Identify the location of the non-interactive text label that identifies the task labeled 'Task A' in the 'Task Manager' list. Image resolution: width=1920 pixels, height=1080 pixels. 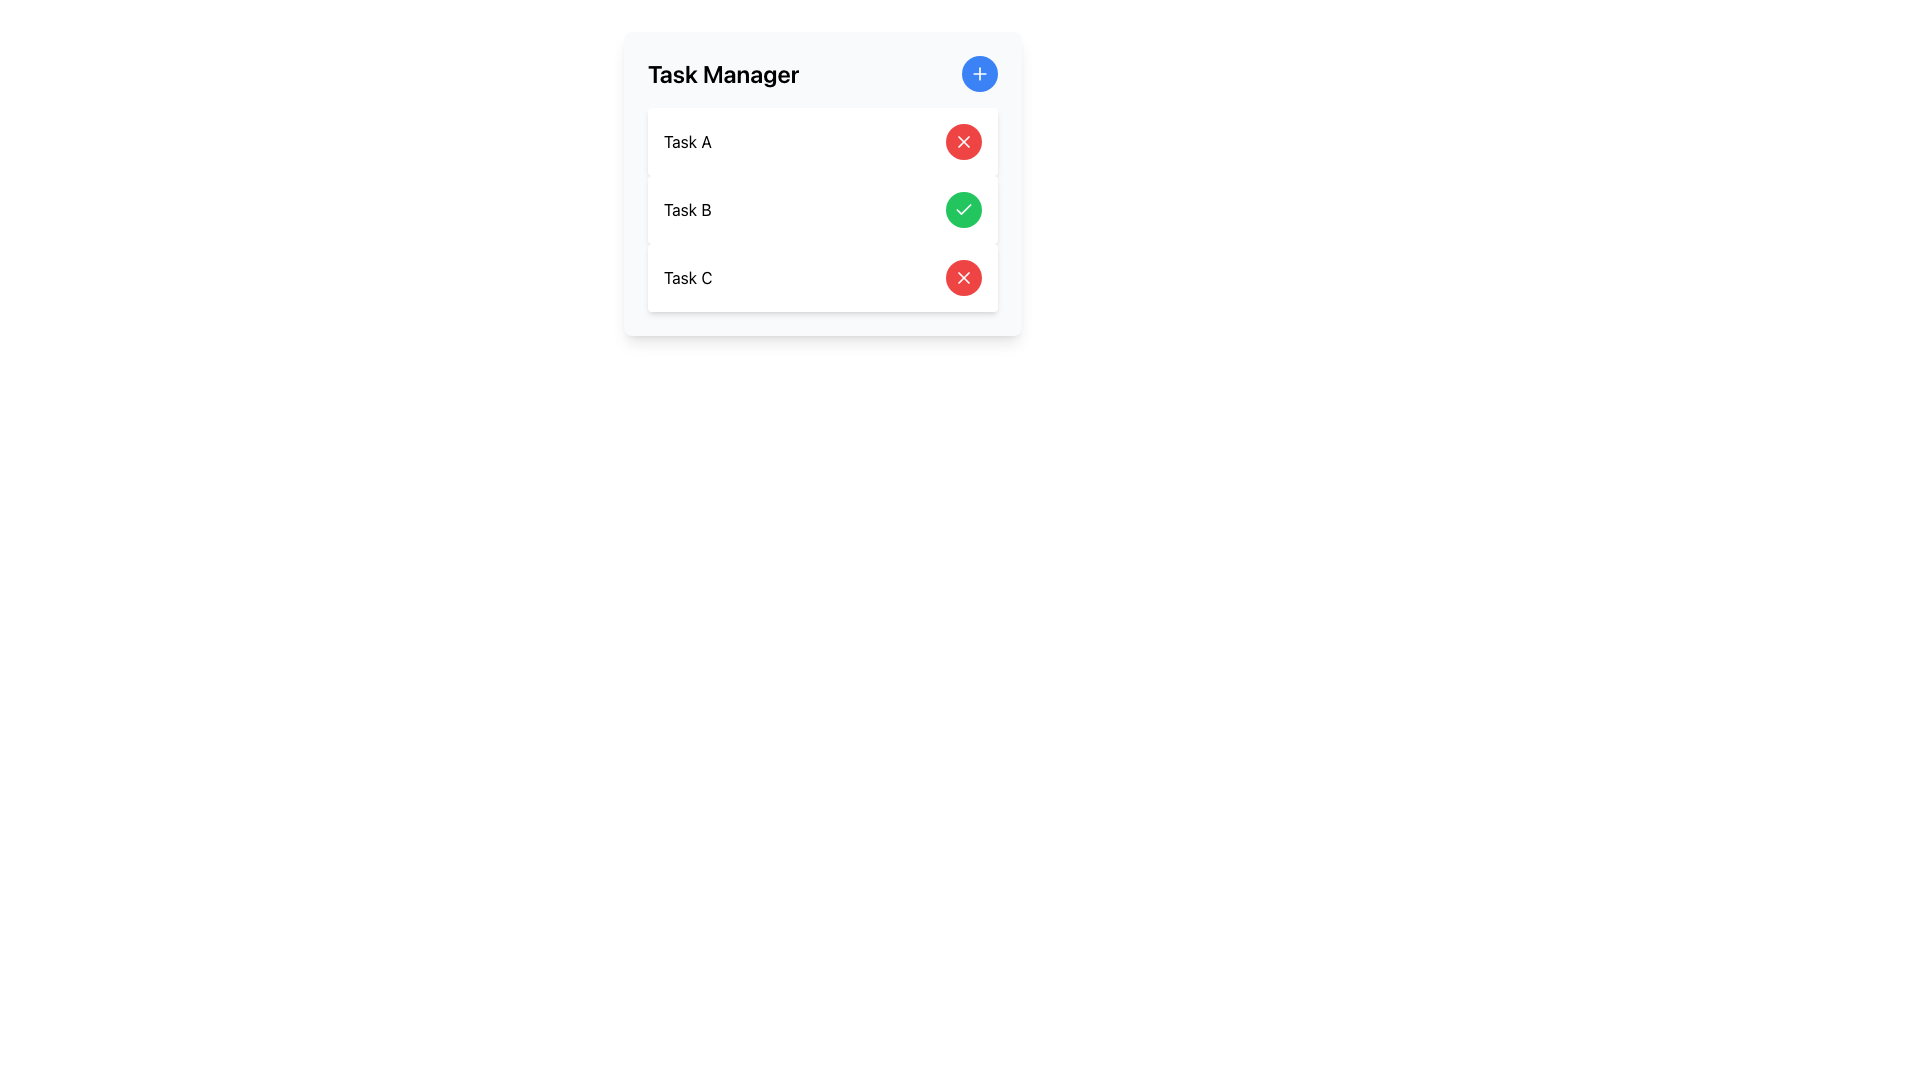
(687, 141).